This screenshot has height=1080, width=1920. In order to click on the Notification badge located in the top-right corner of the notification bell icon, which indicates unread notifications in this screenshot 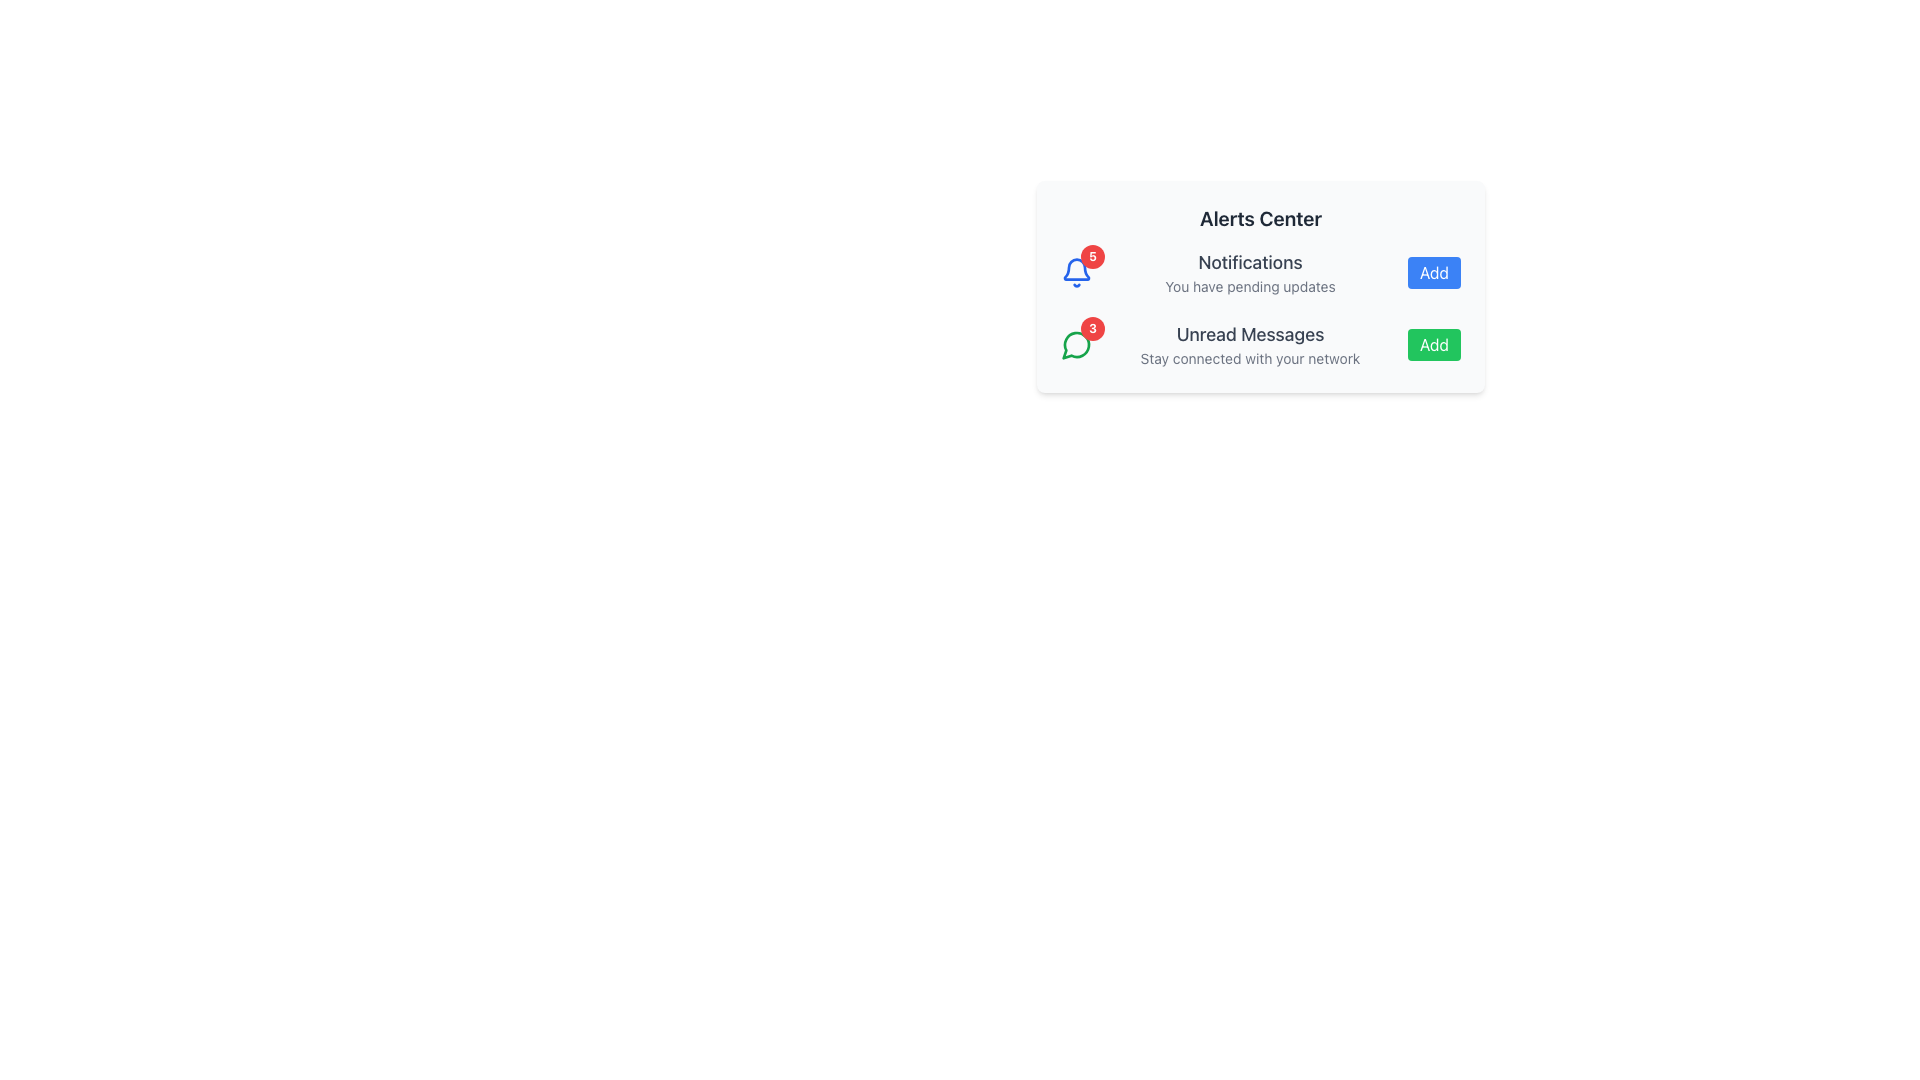, I will do `click(1092, 256)`.